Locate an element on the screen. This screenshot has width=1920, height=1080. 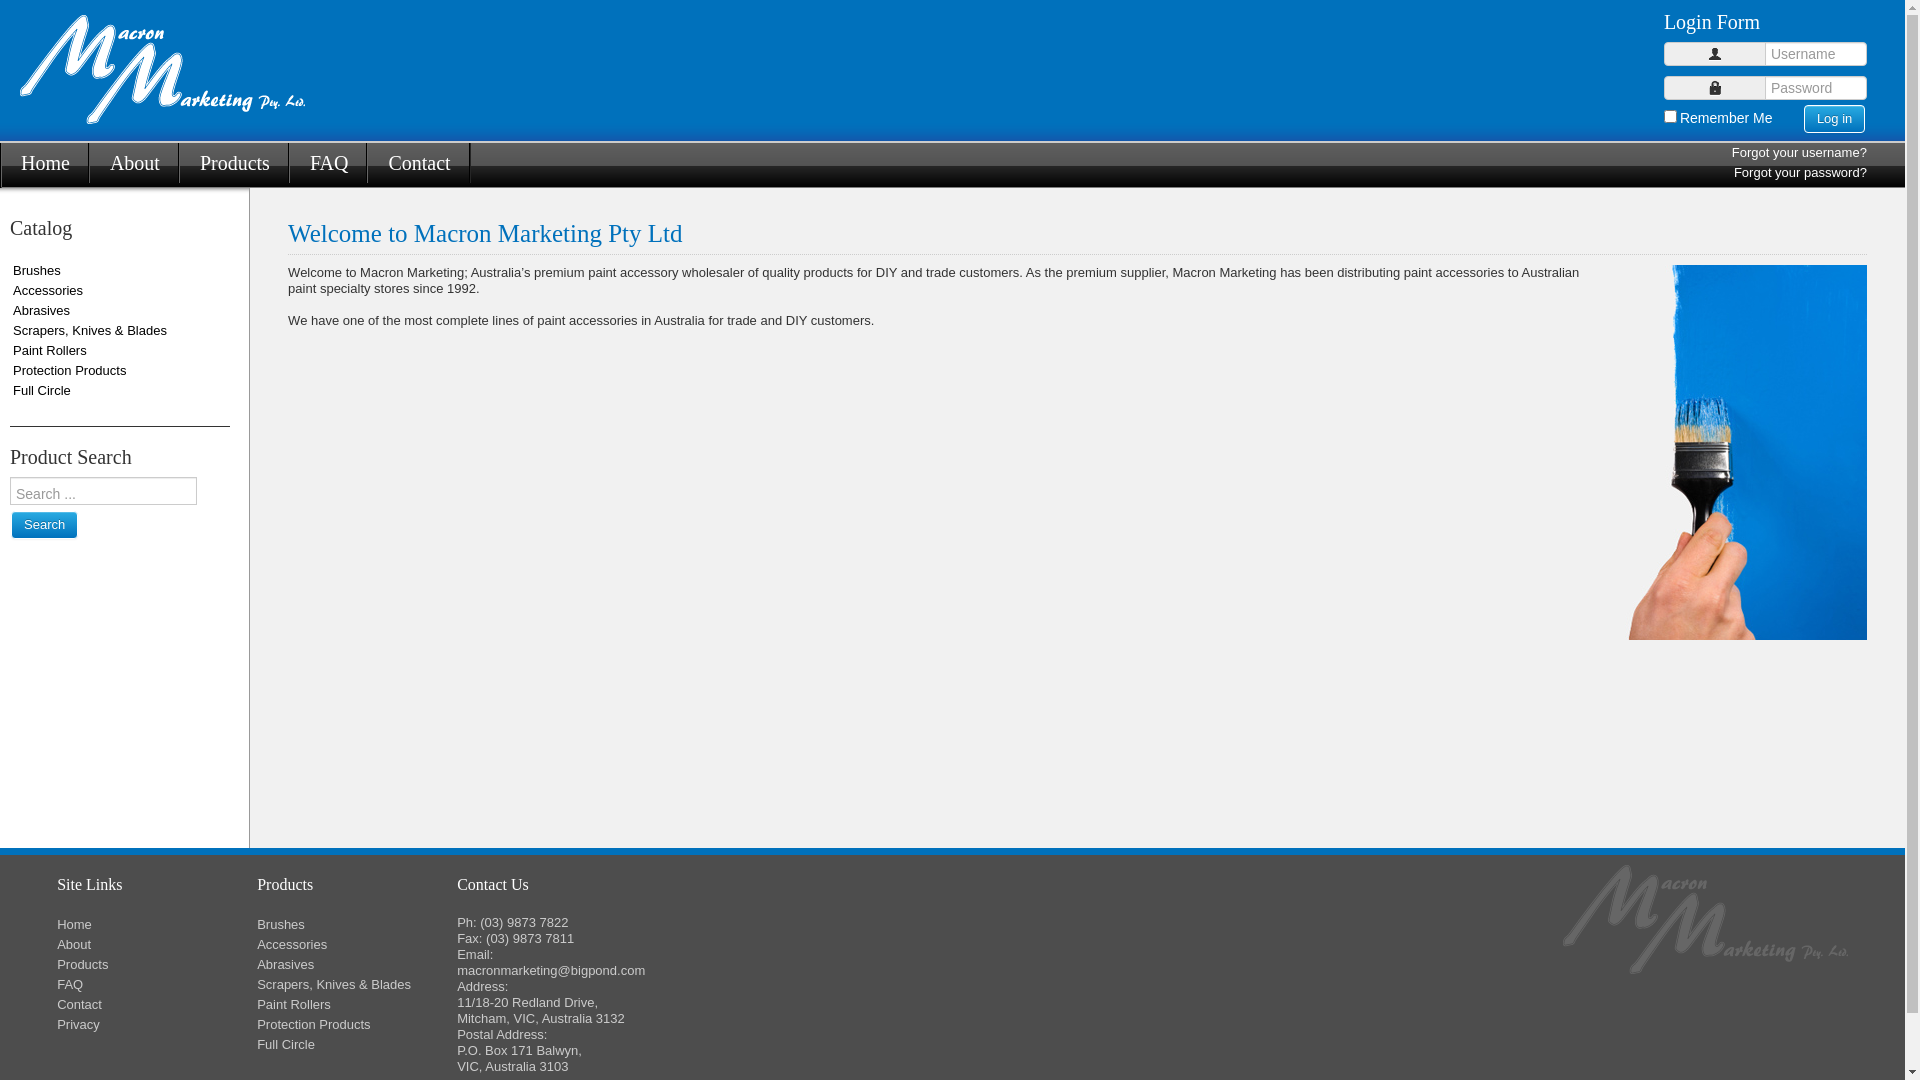
'Search' is located at coordinates (44, 523).